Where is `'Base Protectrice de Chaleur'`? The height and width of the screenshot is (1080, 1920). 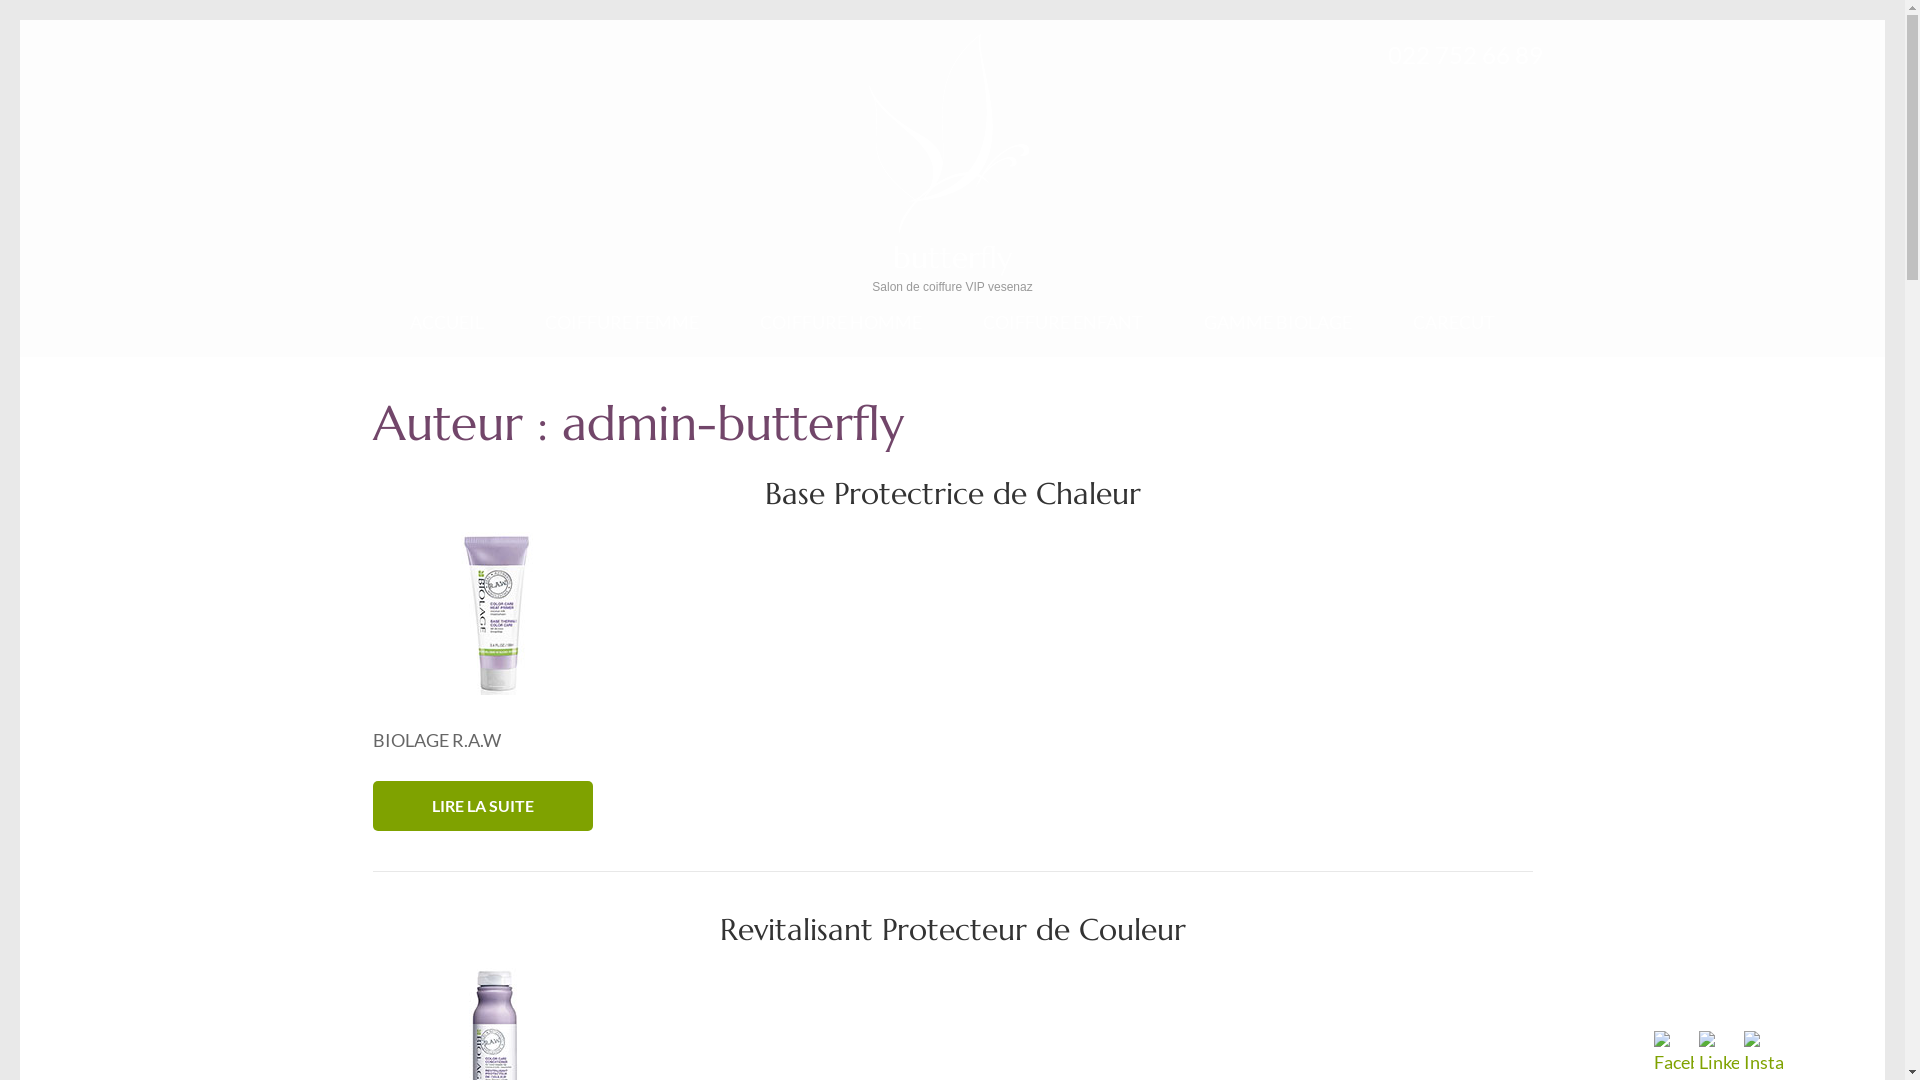
'Base Protectrice de Chaleur' is located at coordinates (950, 493).